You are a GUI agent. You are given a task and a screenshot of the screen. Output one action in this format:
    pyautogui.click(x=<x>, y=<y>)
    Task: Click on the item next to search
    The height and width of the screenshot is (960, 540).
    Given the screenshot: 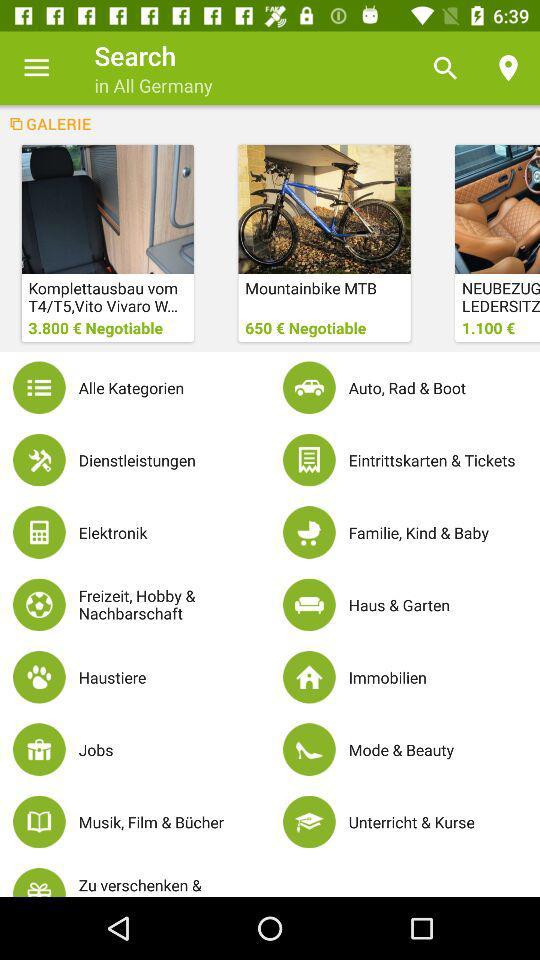 What is the action you would take?
    pyautogui.click(x=36, y=68)
    